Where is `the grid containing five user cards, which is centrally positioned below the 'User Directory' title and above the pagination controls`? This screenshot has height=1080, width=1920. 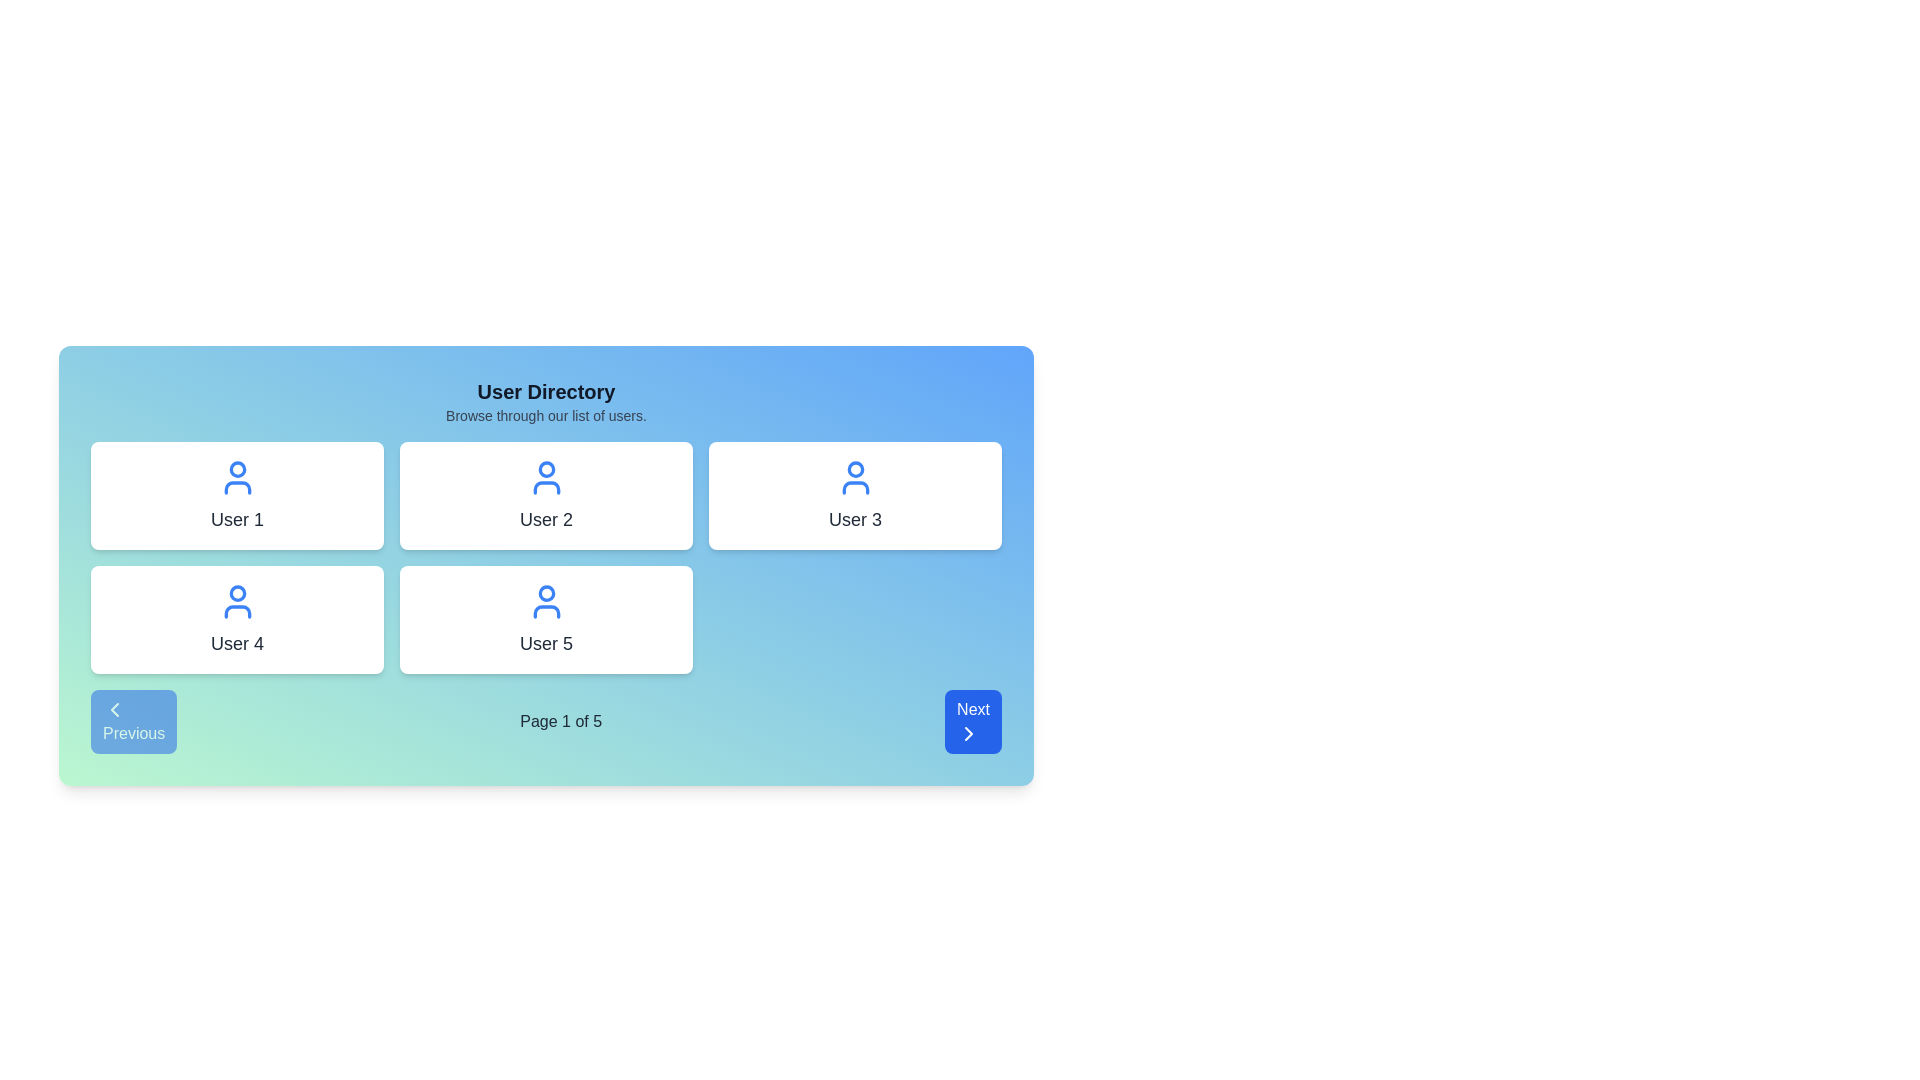 the grid containing five user cards, which is centrally positioned below the 'User Directory' title and above the pagination controls is located at coordinates (546, 558).